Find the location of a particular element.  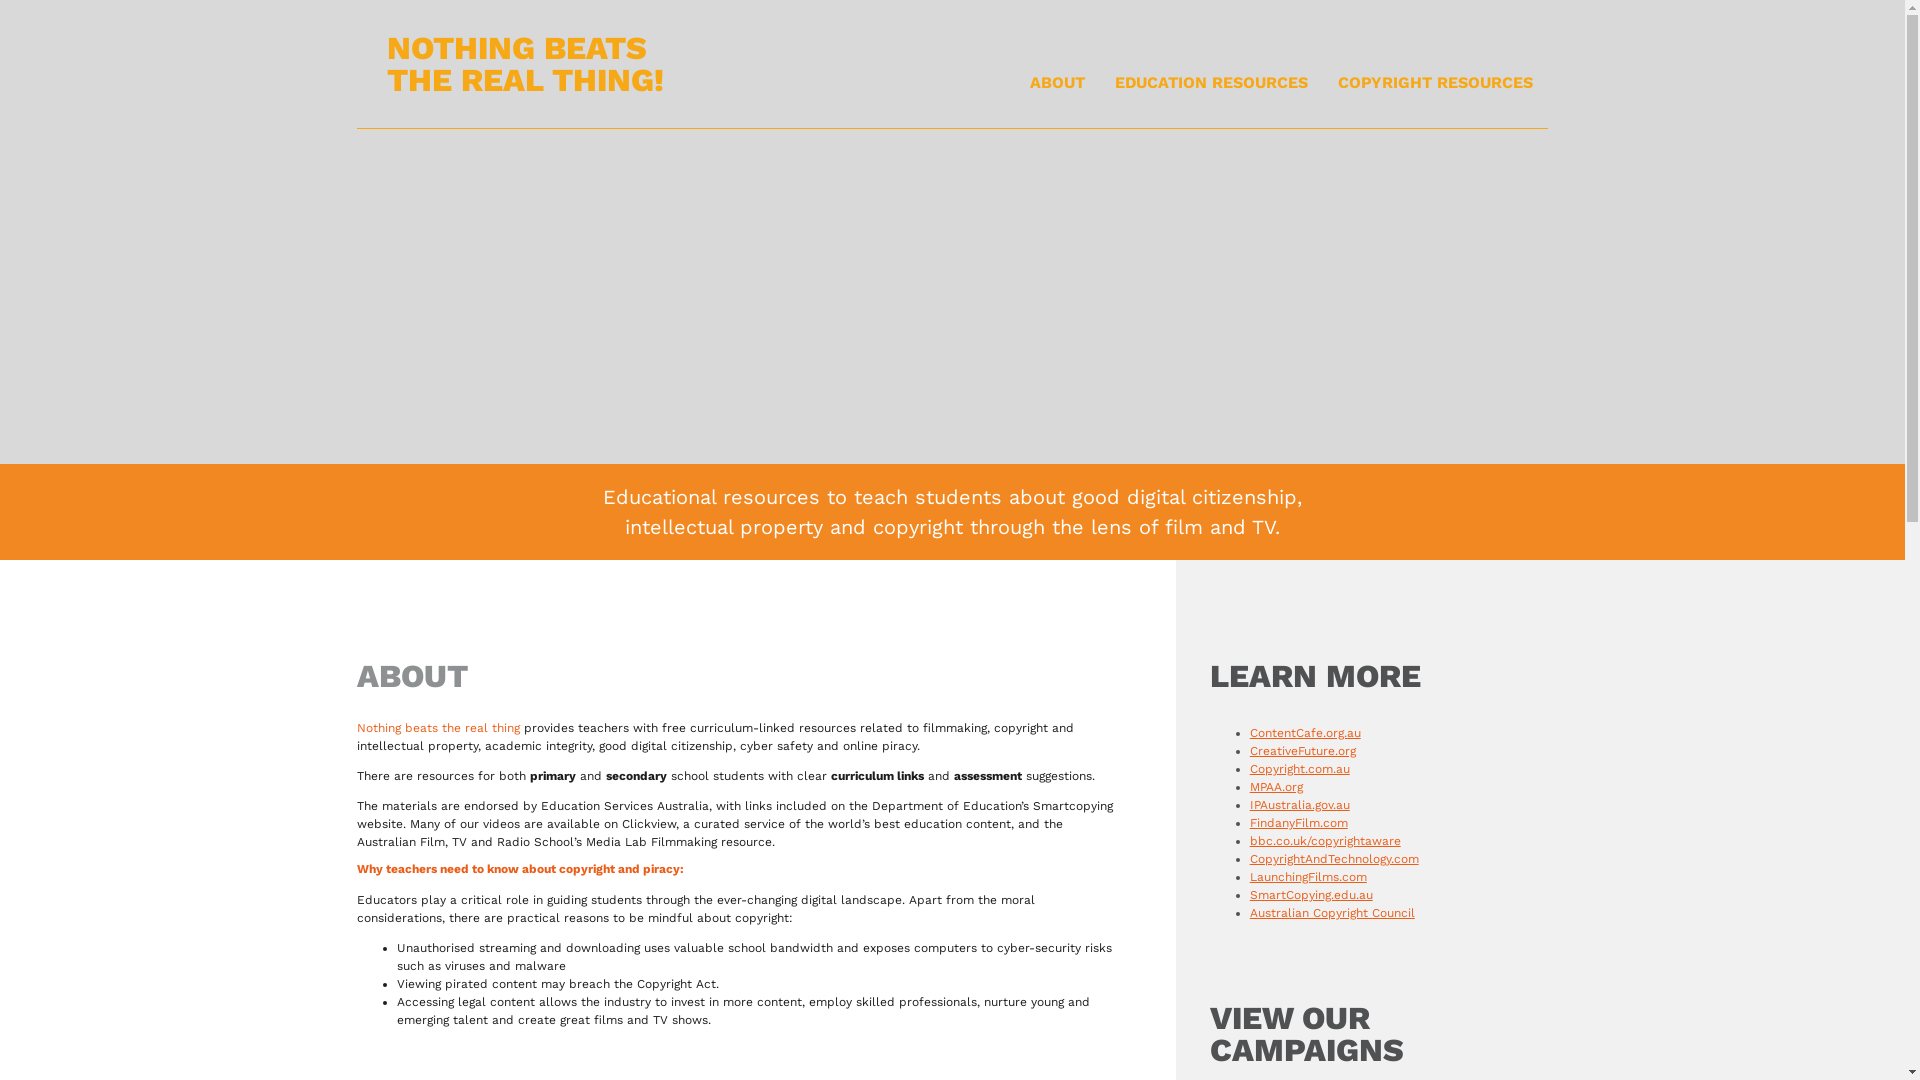

'SmartCopying.edu.au' is located at coordinates (1311, 893).